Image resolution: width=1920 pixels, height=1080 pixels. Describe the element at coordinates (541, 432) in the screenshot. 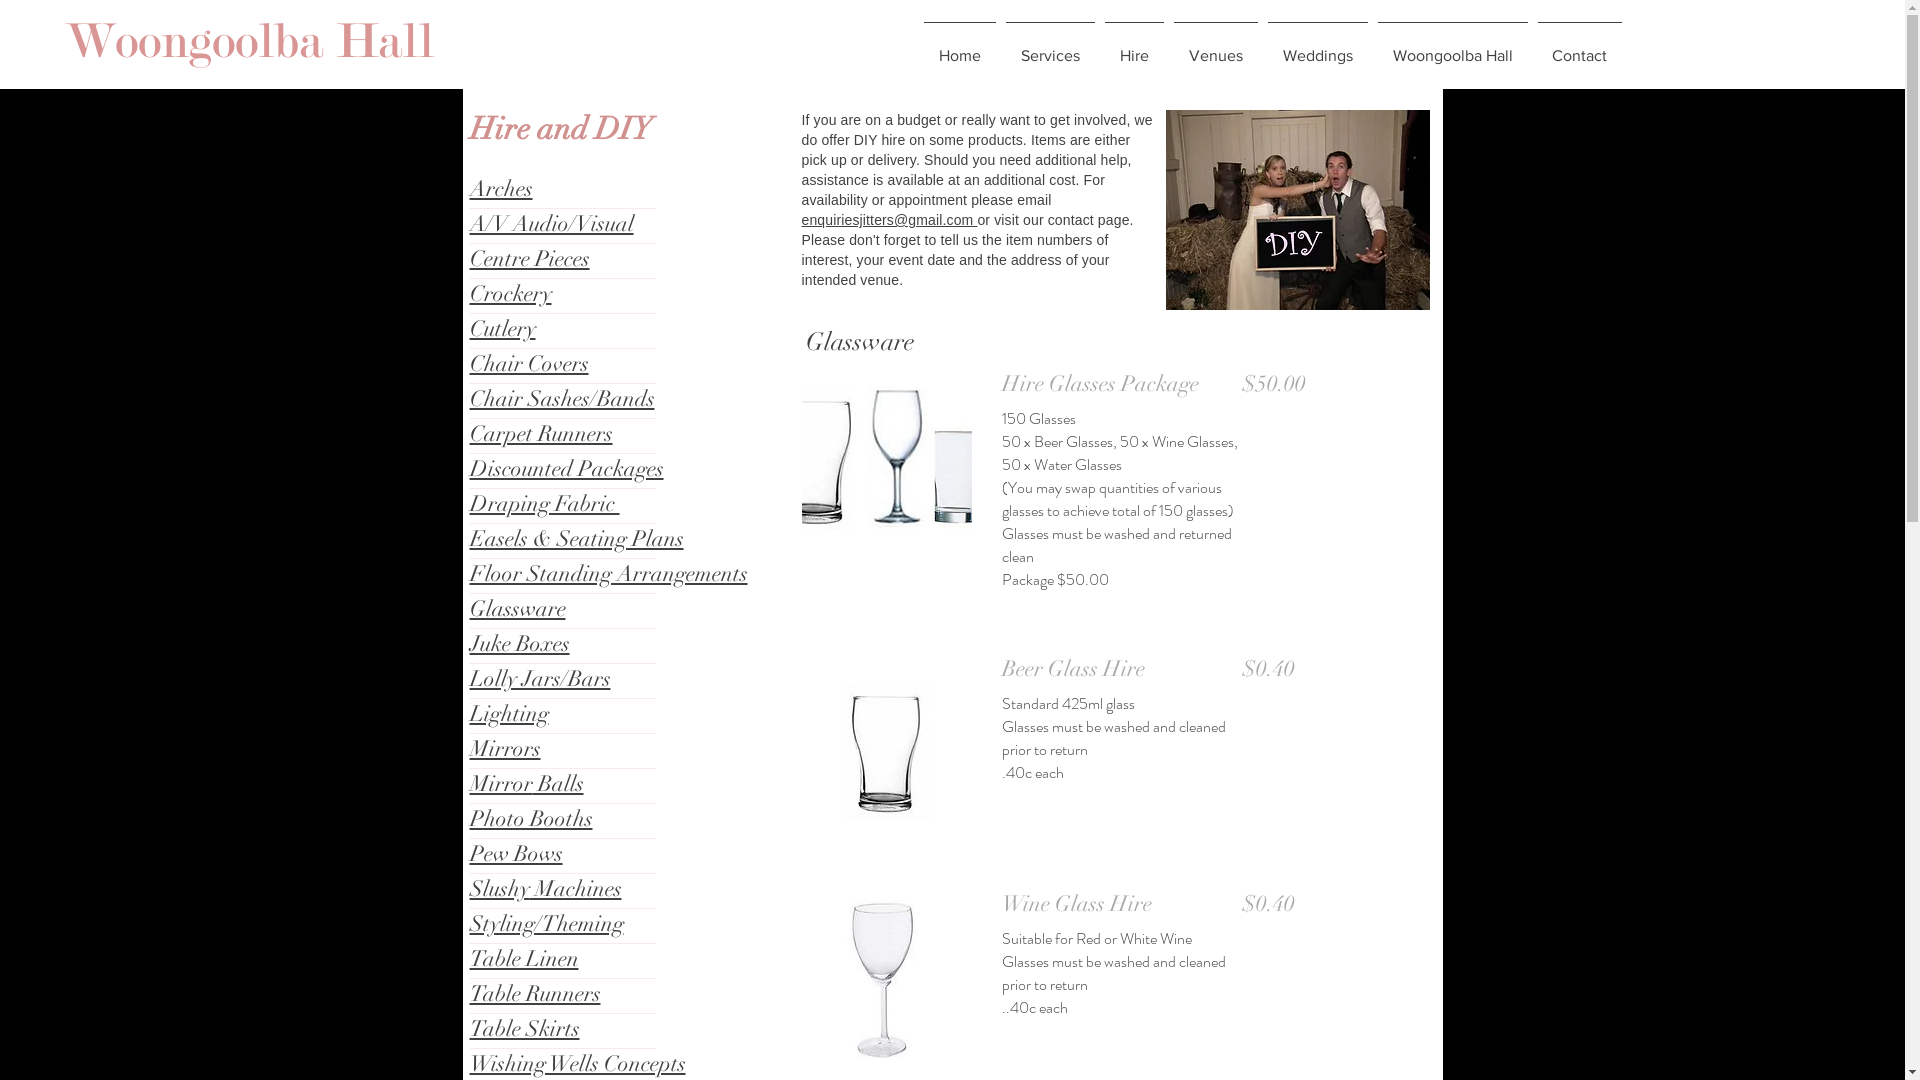

I see `'Carpet Runners'` at that location.